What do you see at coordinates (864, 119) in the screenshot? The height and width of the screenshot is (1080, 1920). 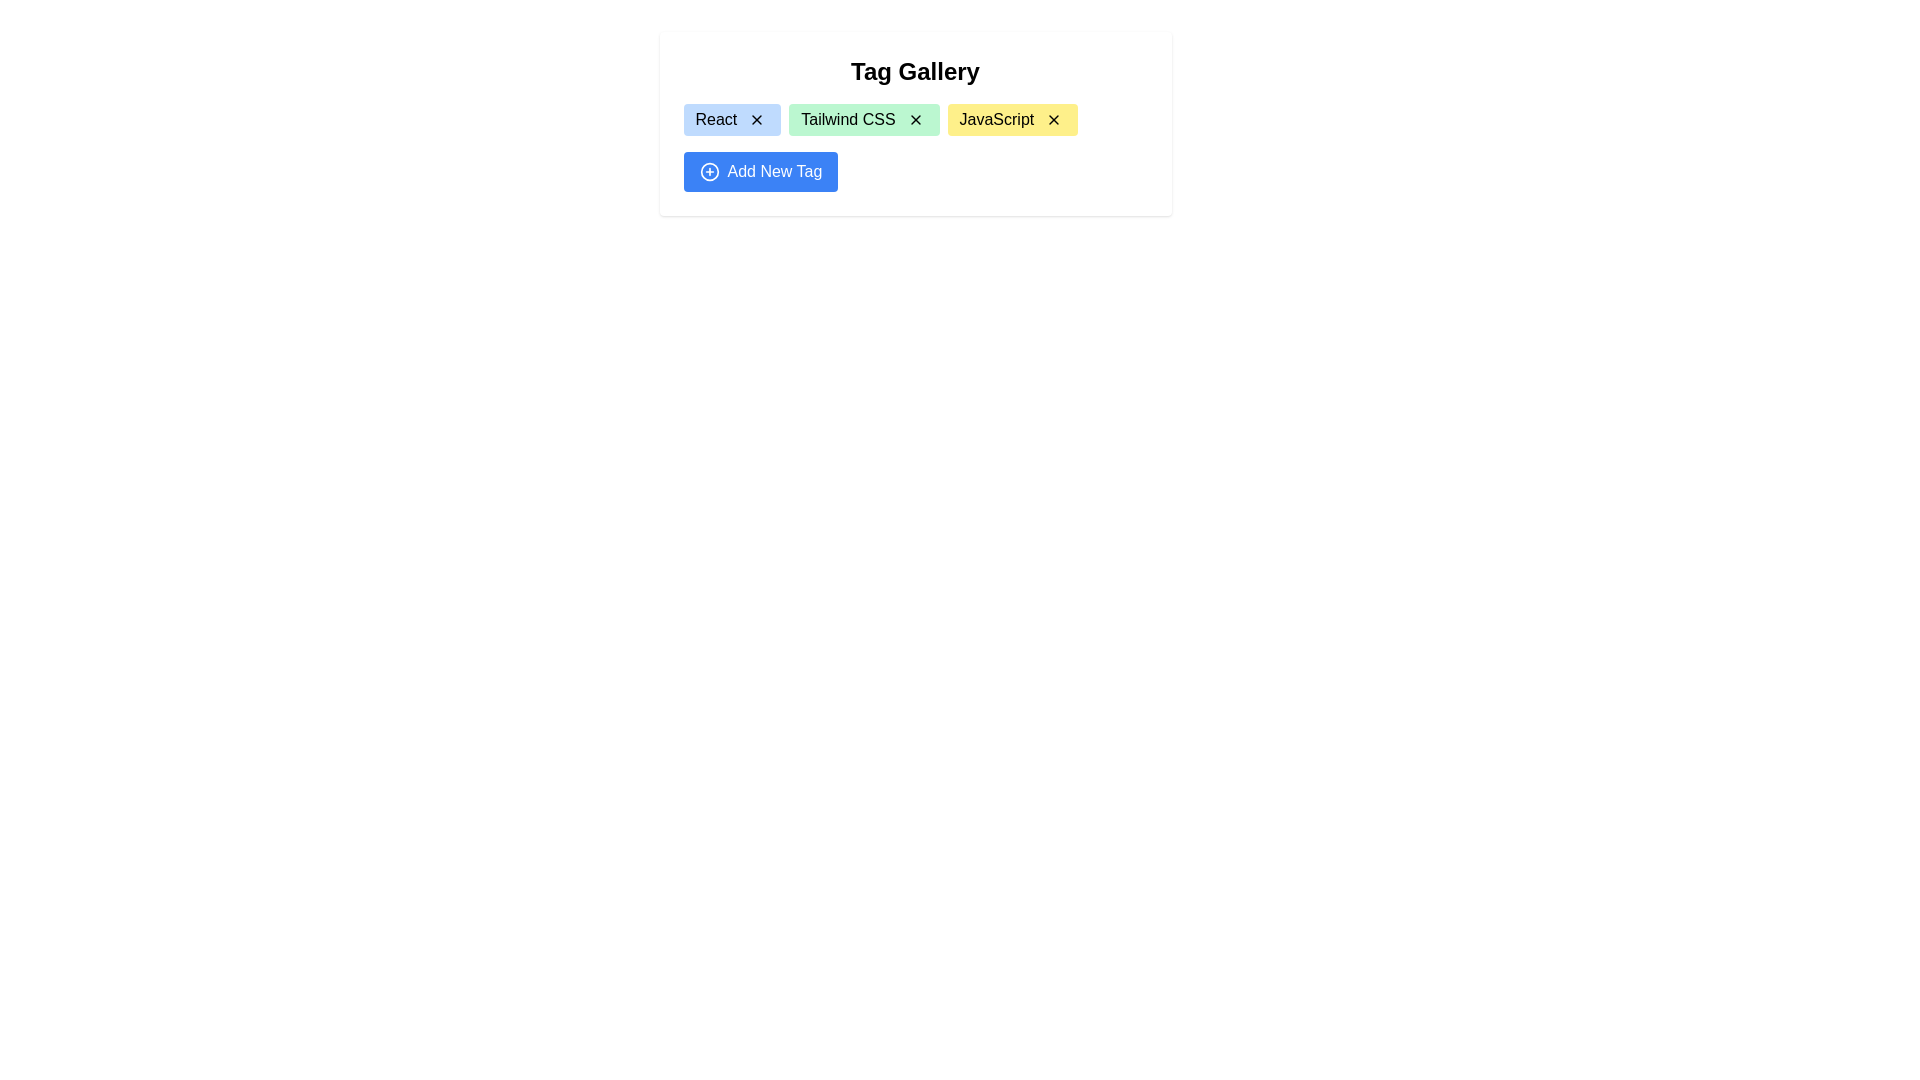 I see `the 'Tailwind CSS' tag badge, which includes a remove button represented by an 'X' icon, positioned between the 'React' and 'JavaScript' badges` at bounding box center [864, 119].